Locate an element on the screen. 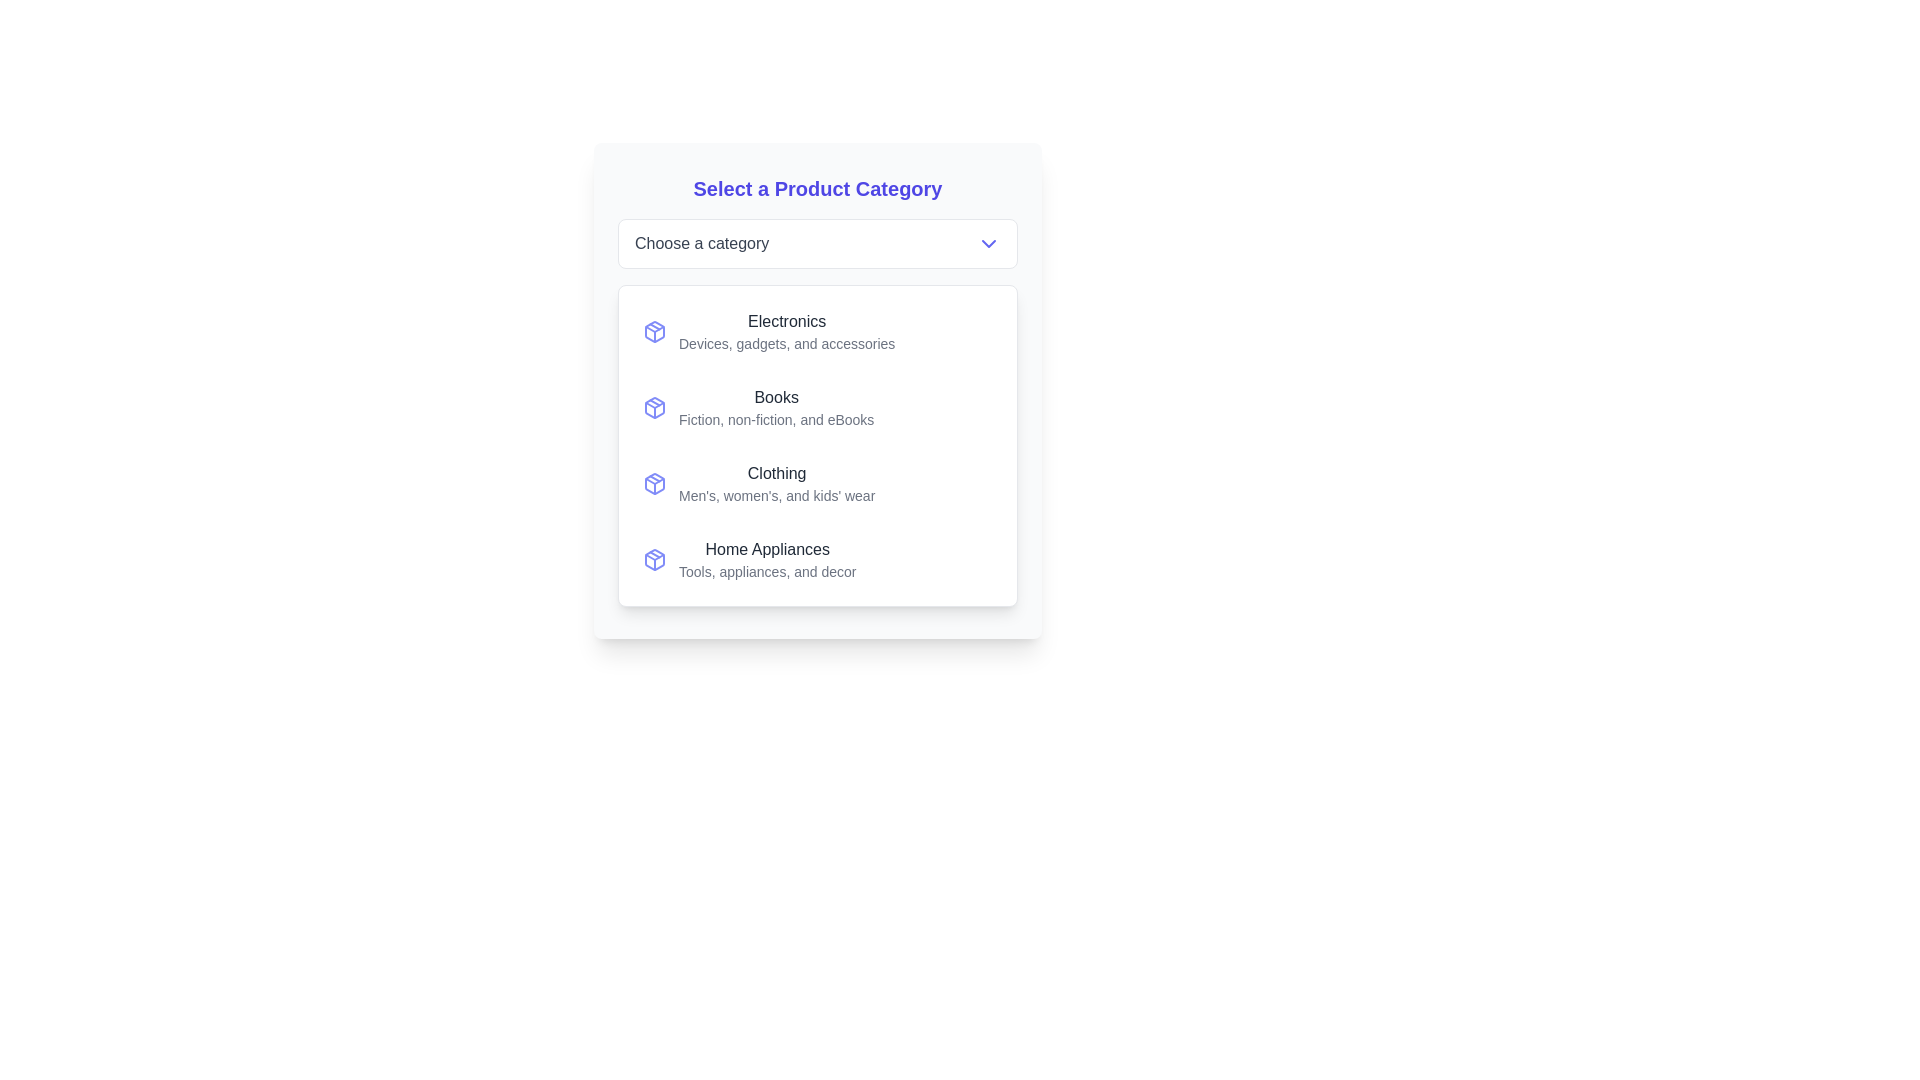 The image size is (1920, 1080). the Text Label that serves as a header for the section, positioned above the 'Choose a category' dropdown menu is located at coordinates (817, 189).